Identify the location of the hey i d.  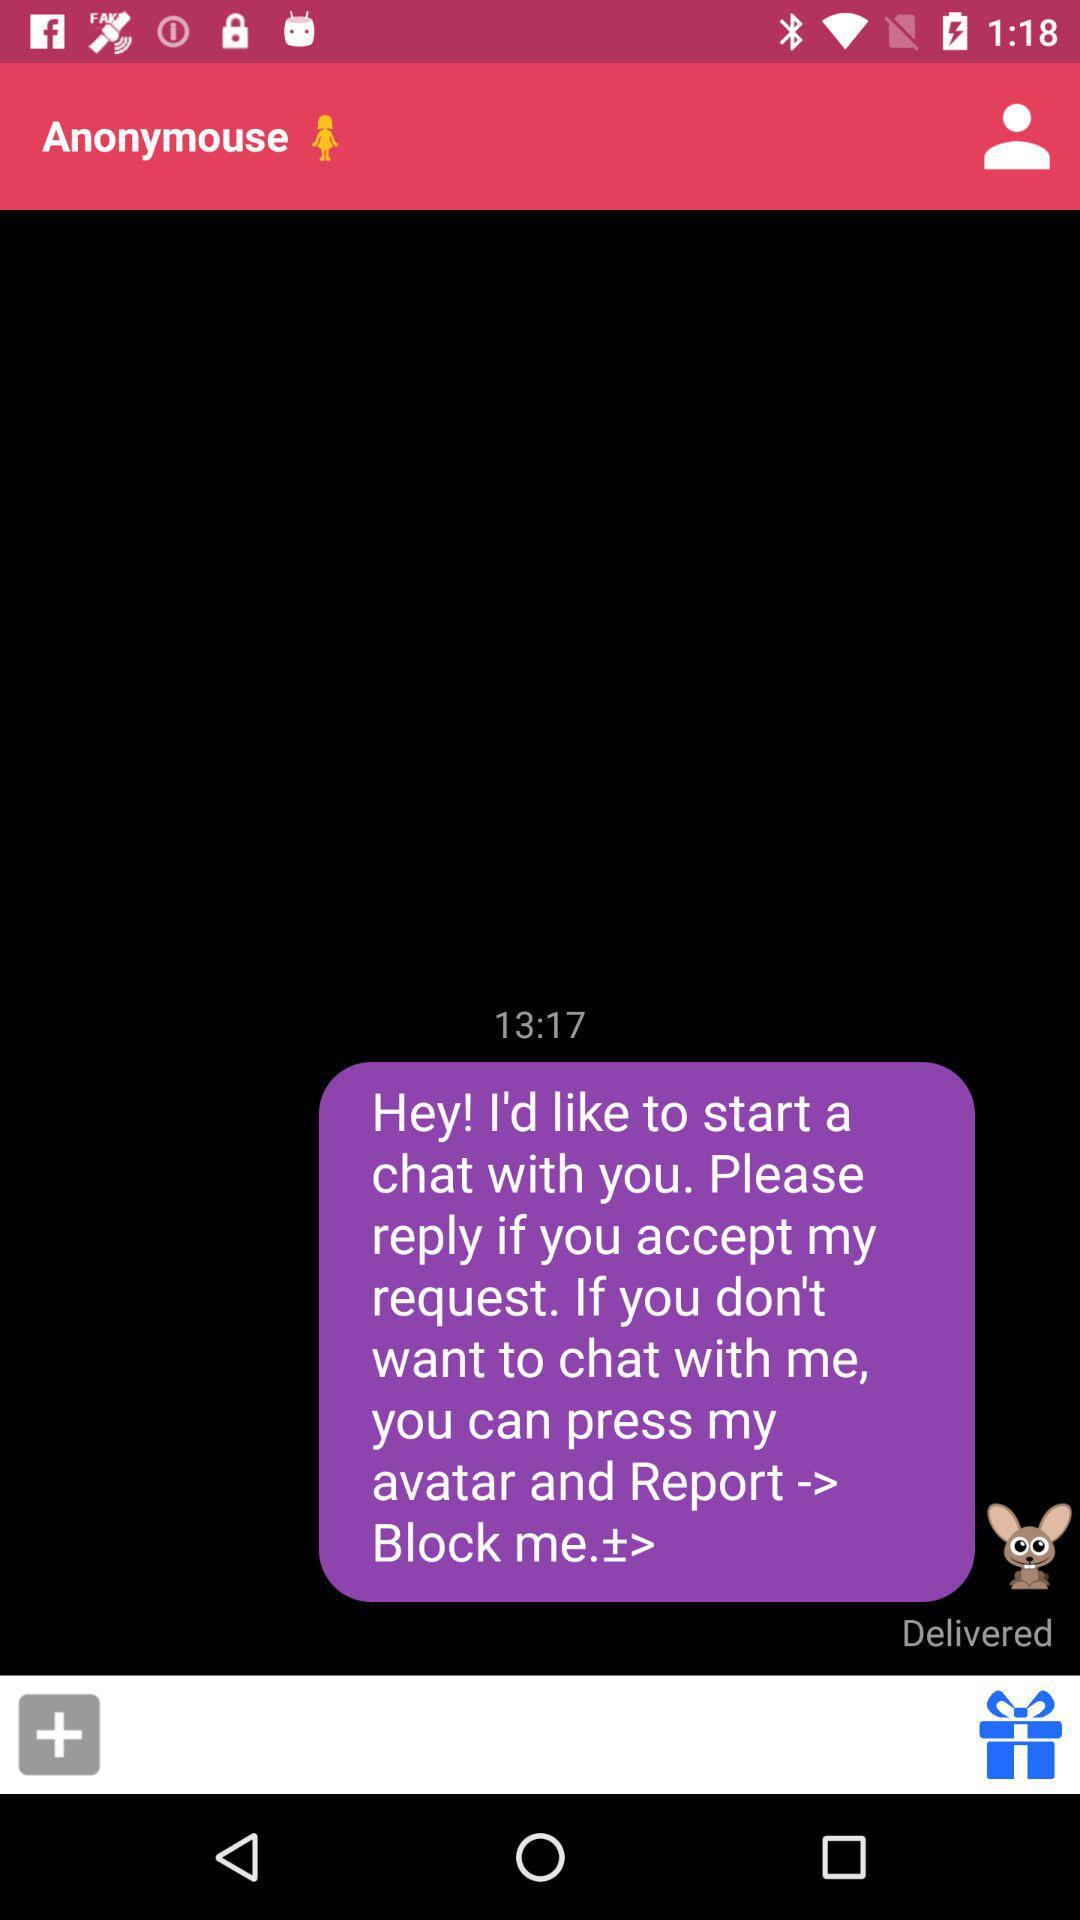
(646, 1332).